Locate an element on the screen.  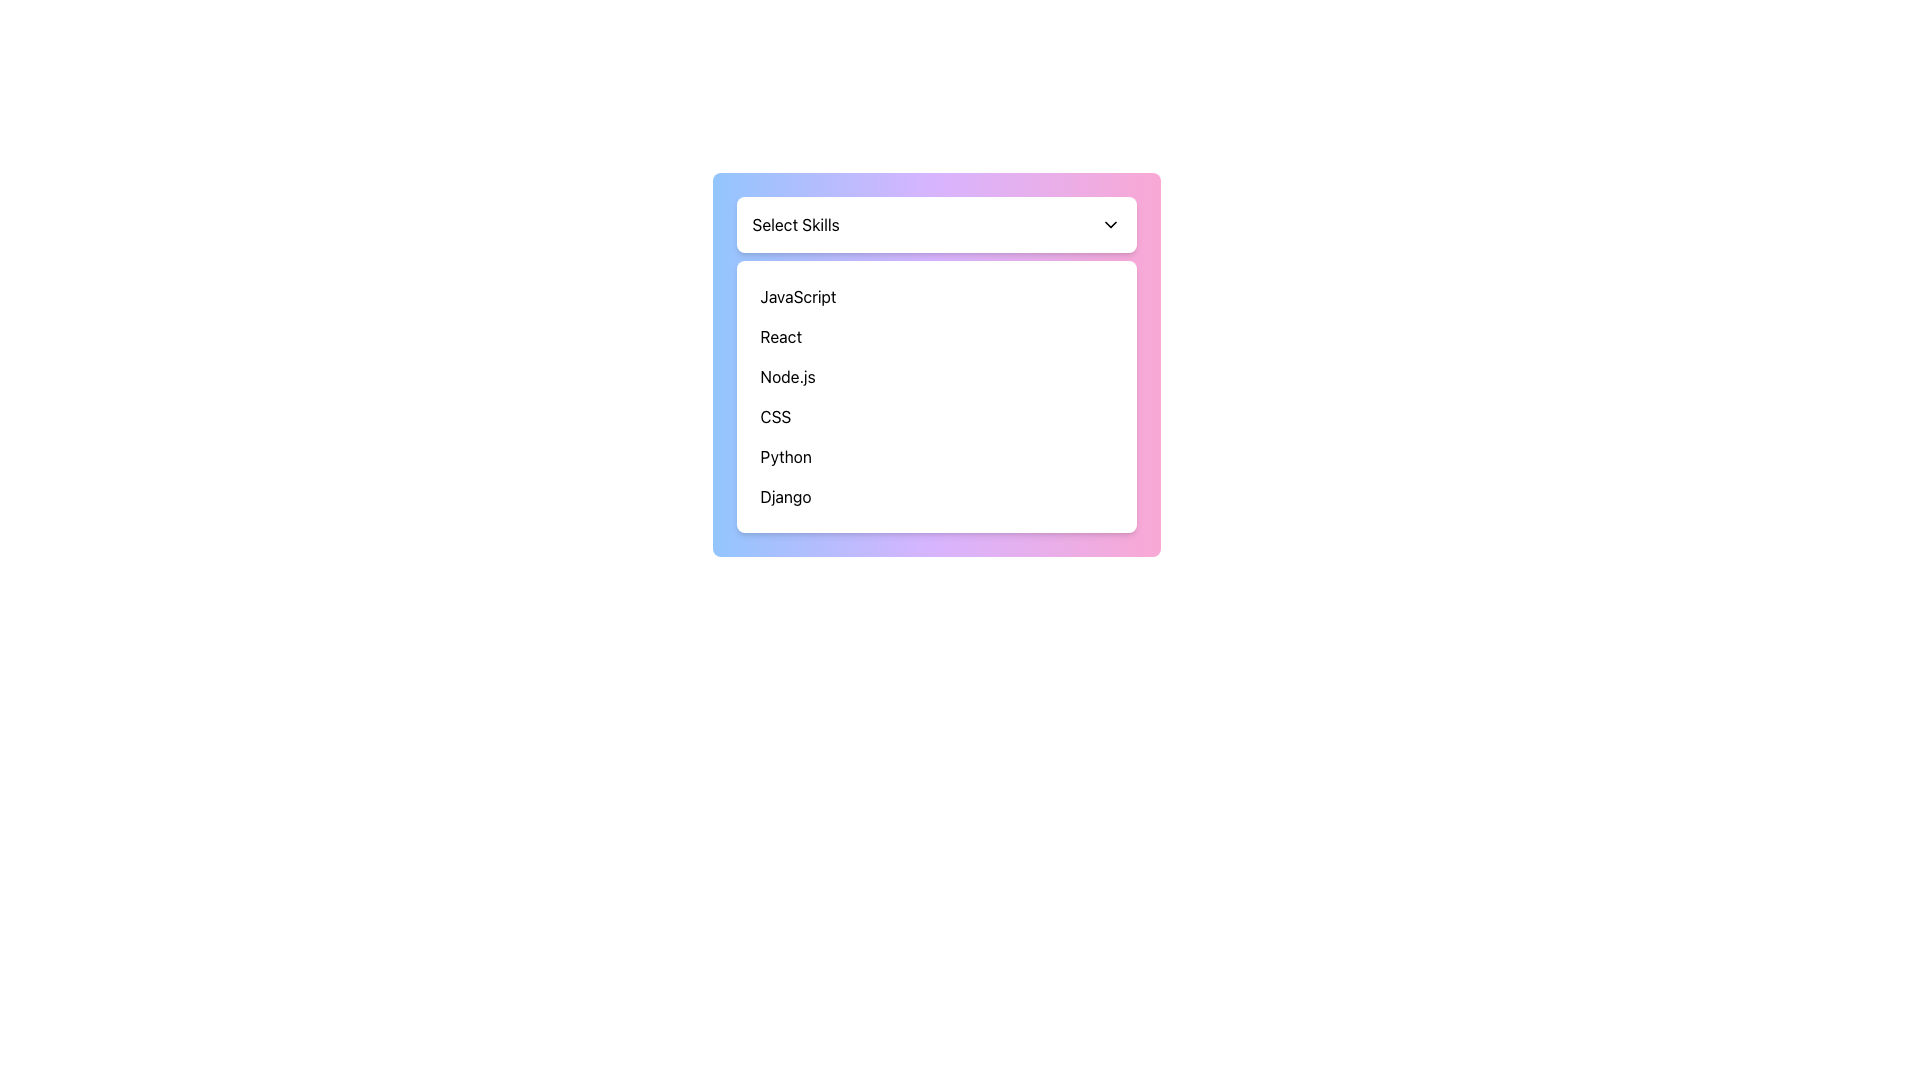
the 'Select Skills' text label in the dropdown component is located at coordinates (795, 224).